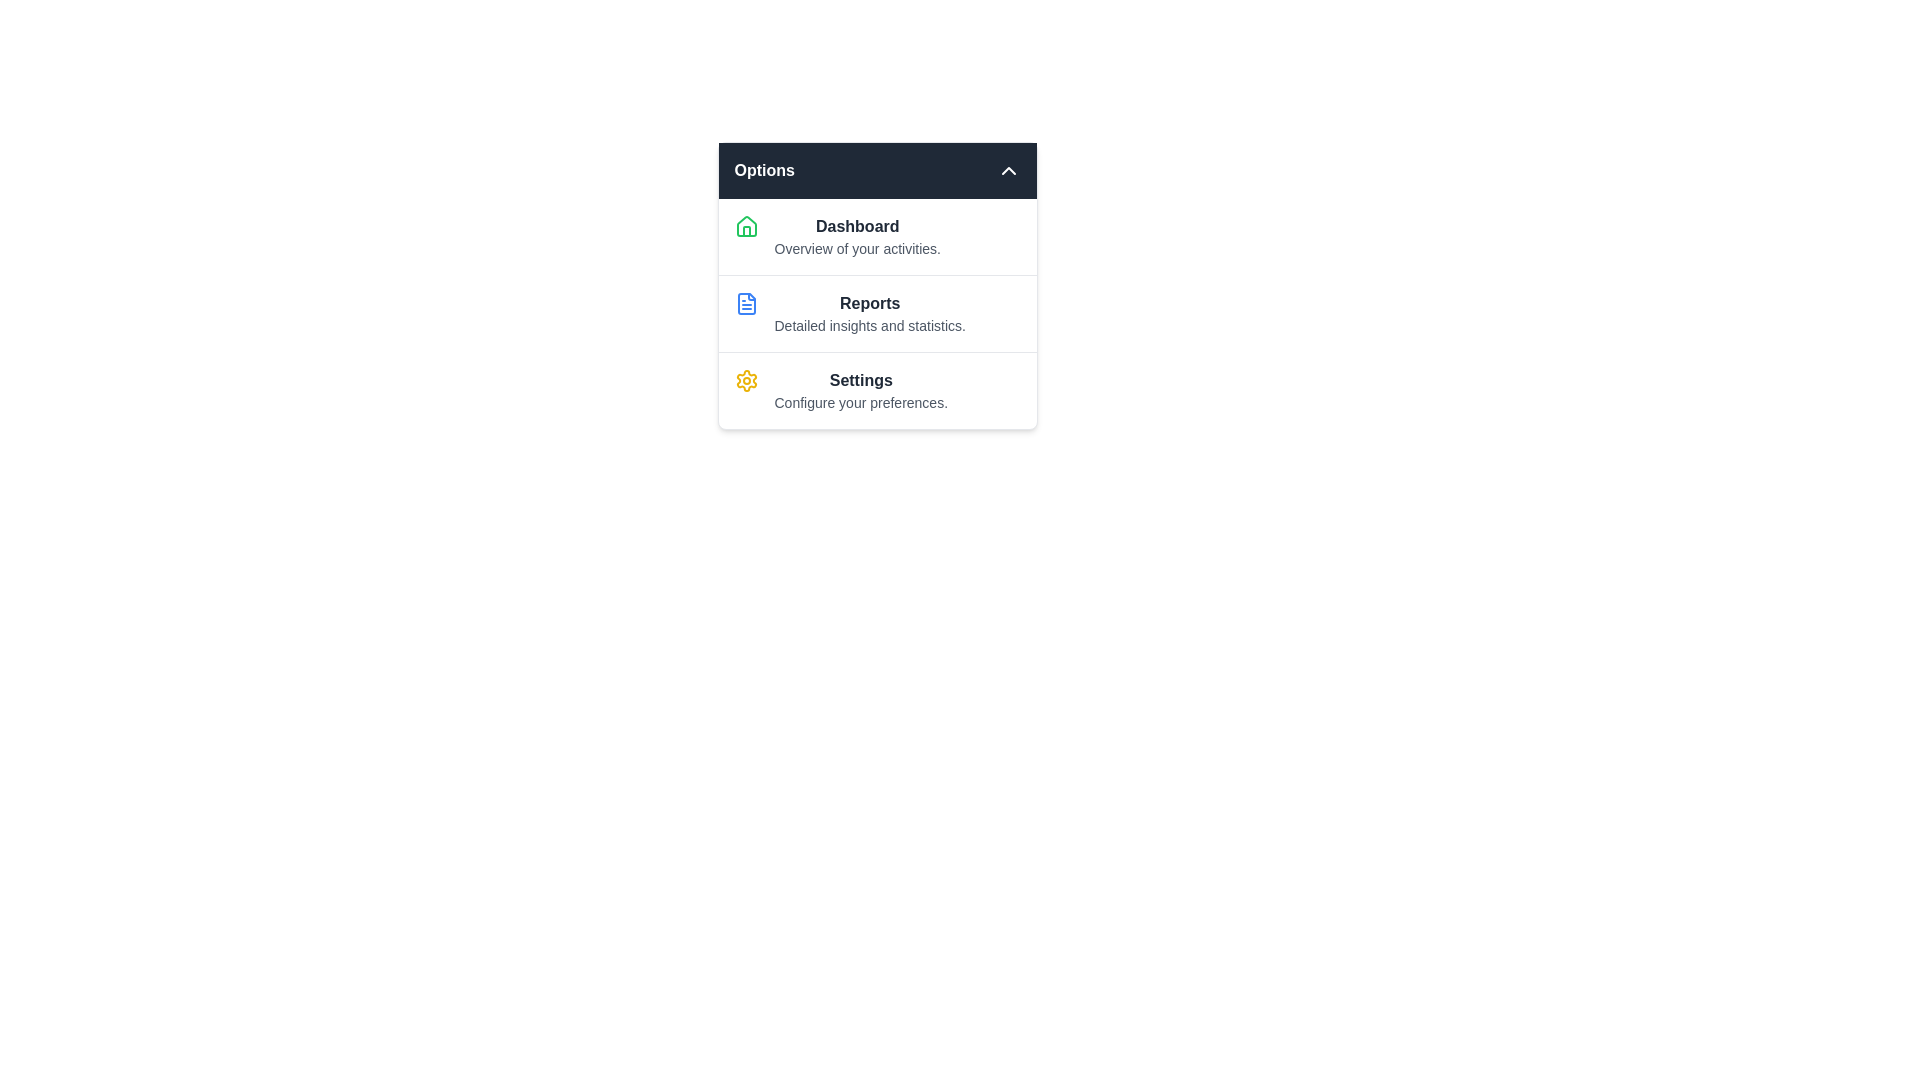 The width and height of the screenshot is (1920, 1080). I want to click on the subtitle text reading 'Detailed insights and statistics.' which is located directly below the 'Reports' heading in the 'Options' menu section, so click(870, 325).